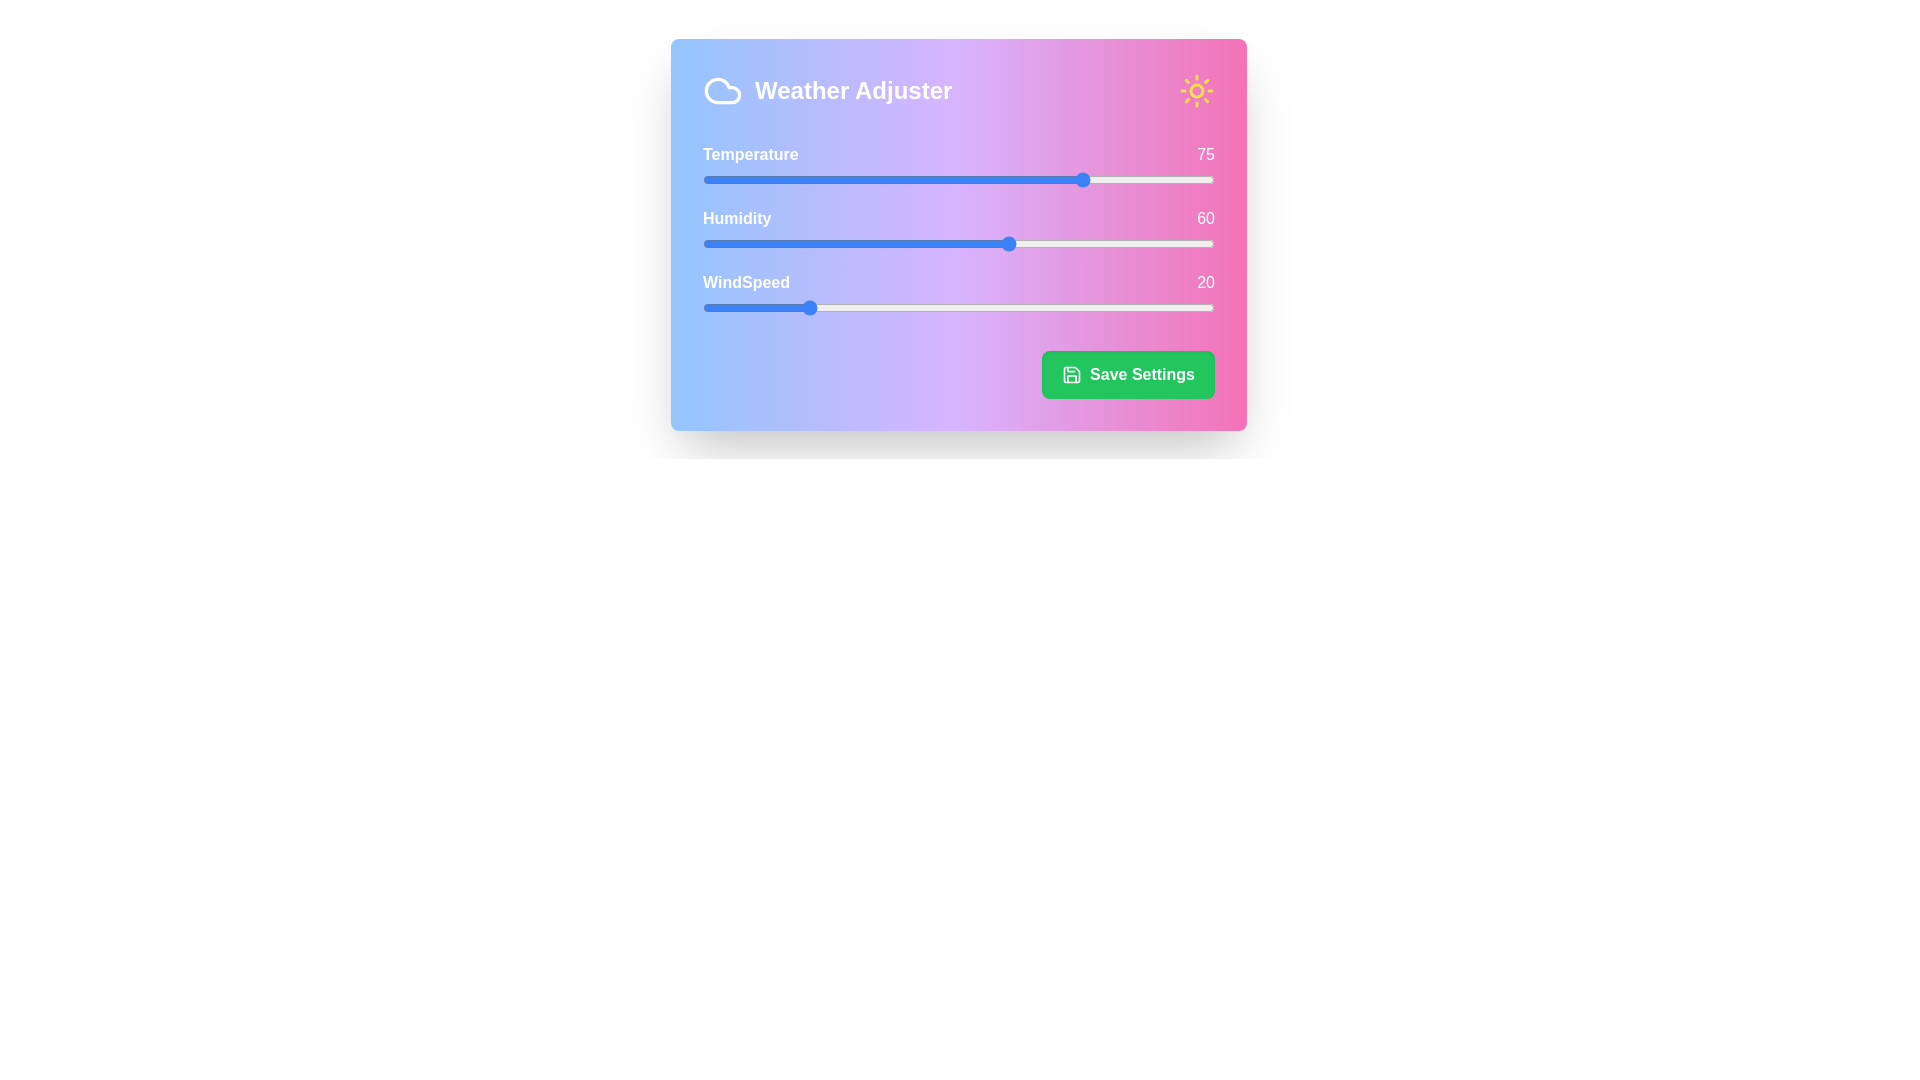 Image resolution: width=1920 pixels, height=1080 pixels. What do you see at coordinates (722, 91) in the screenshot?
I see `the first weather-related icon located in the top-left corner of the 'Weather Adjuster' header section, positioned to the left of the text 'Weather Adjuster.'` at bounding box center [722, 91].